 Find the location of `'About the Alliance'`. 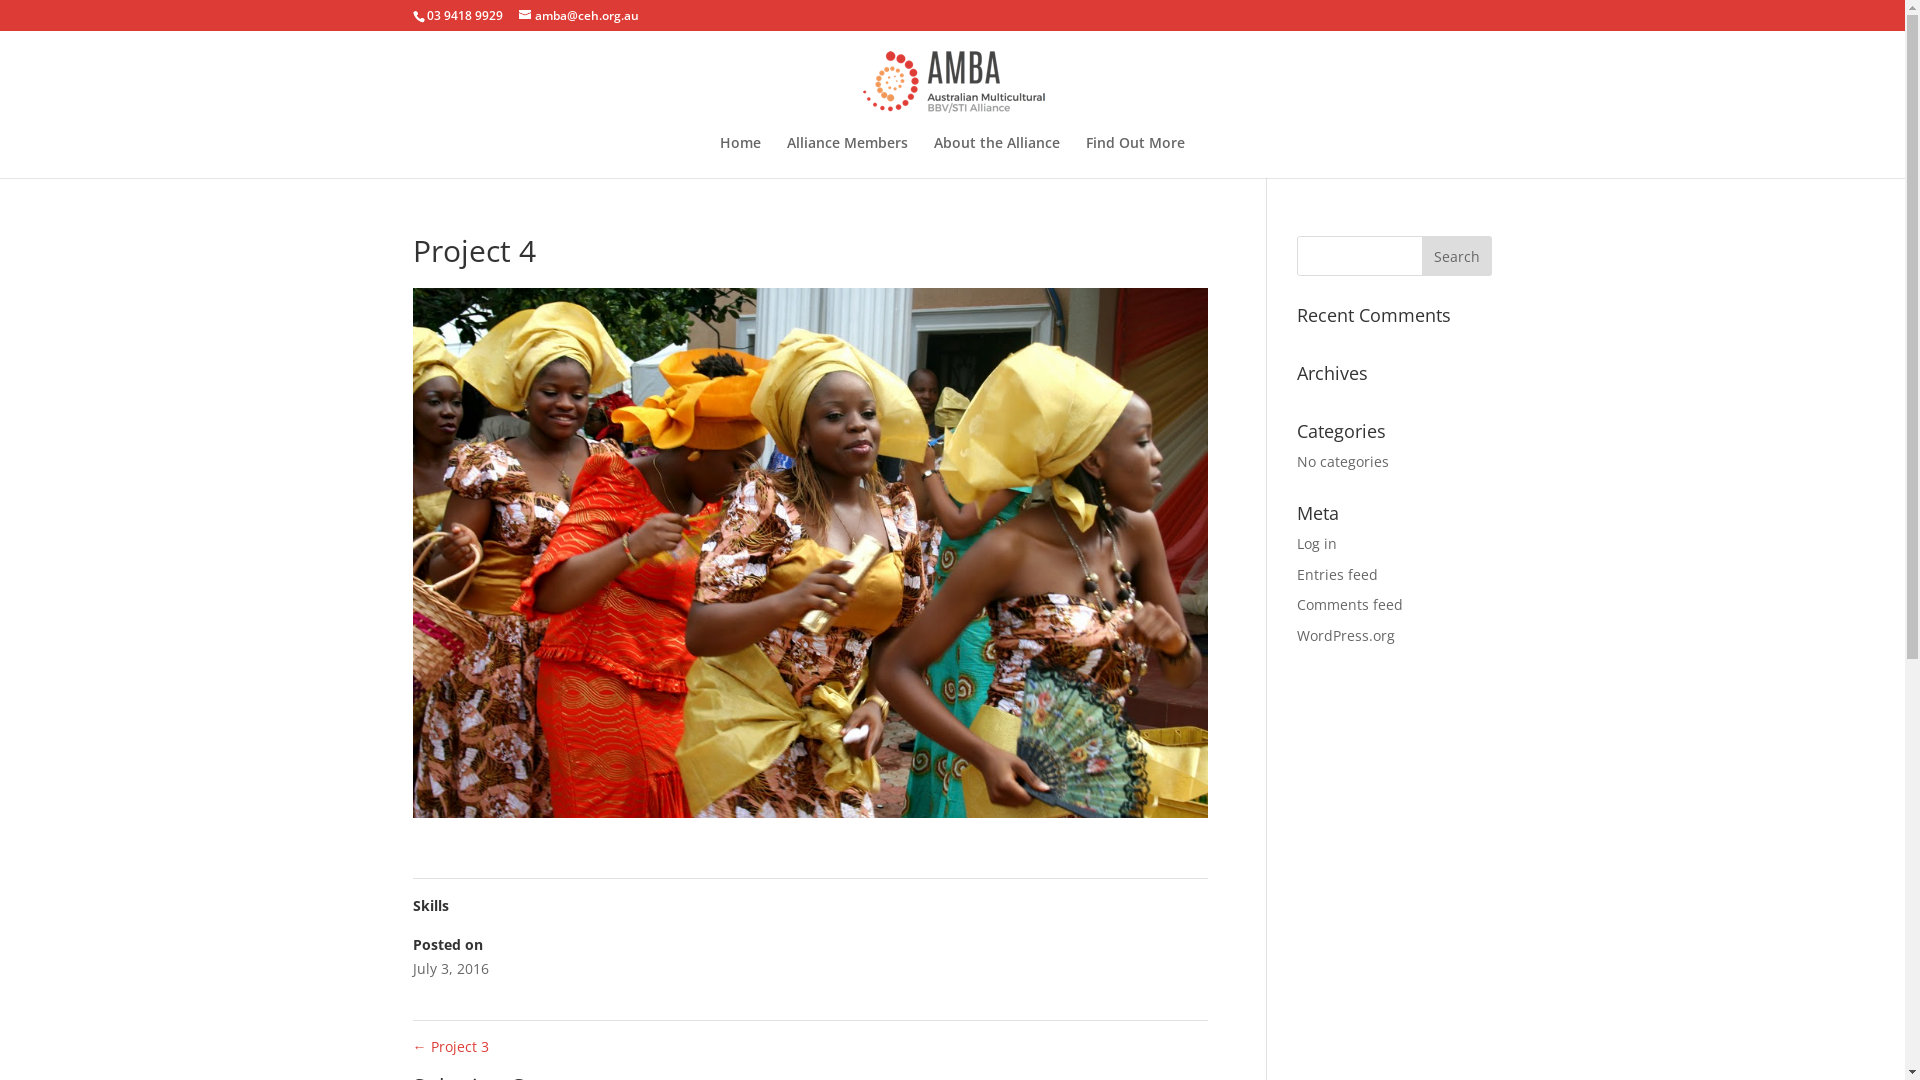

'About the Alliance' is located at coordinates (997, 156).